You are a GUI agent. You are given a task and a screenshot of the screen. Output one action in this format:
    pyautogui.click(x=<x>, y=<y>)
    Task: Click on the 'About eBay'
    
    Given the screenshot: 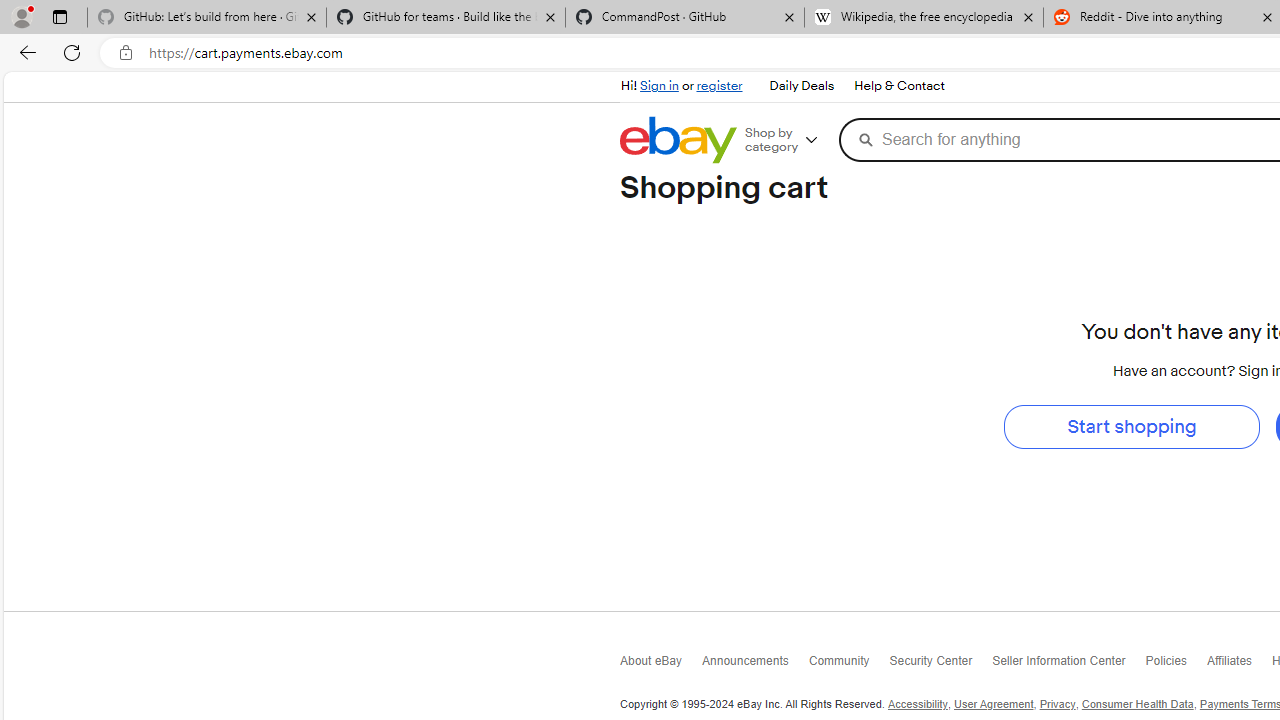 What is the action you would take?
    pyautogui.click(x=661, y=666)
    